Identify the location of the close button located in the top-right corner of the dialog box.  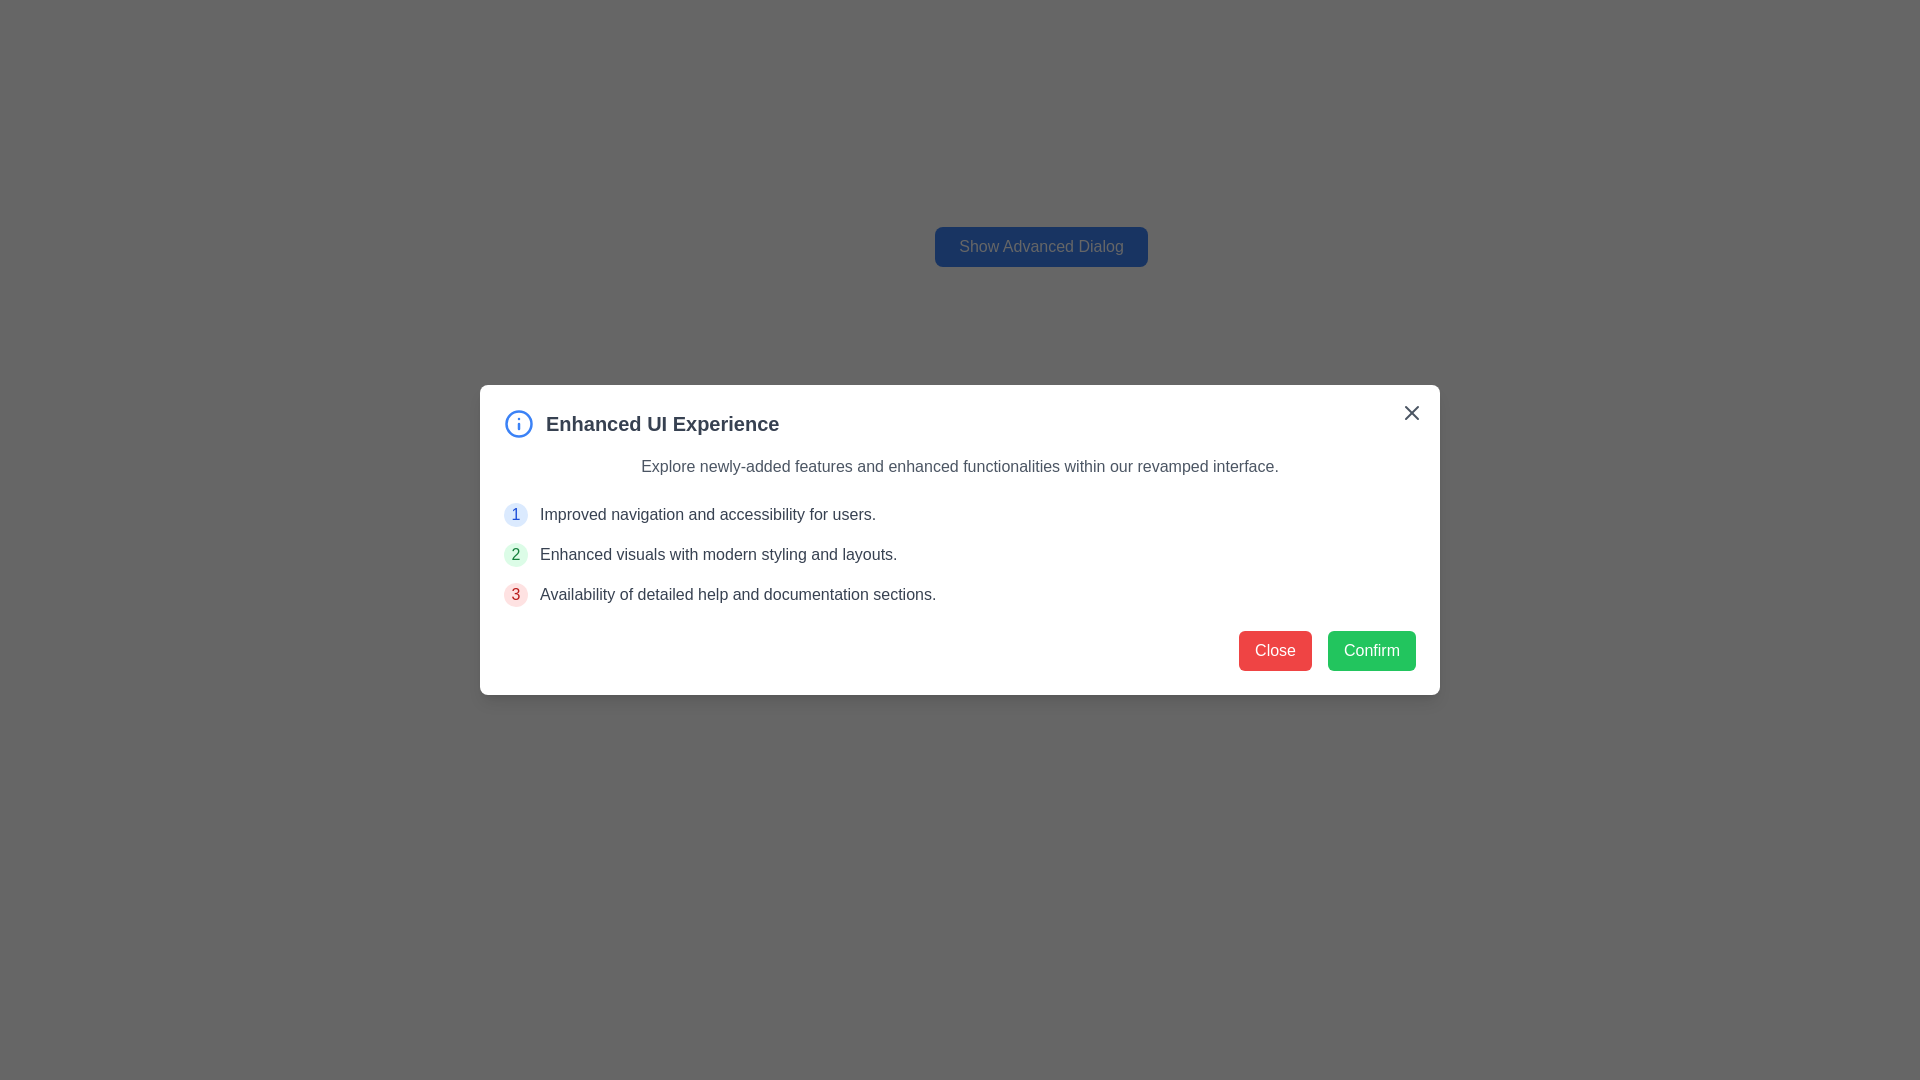
(1410, 411).